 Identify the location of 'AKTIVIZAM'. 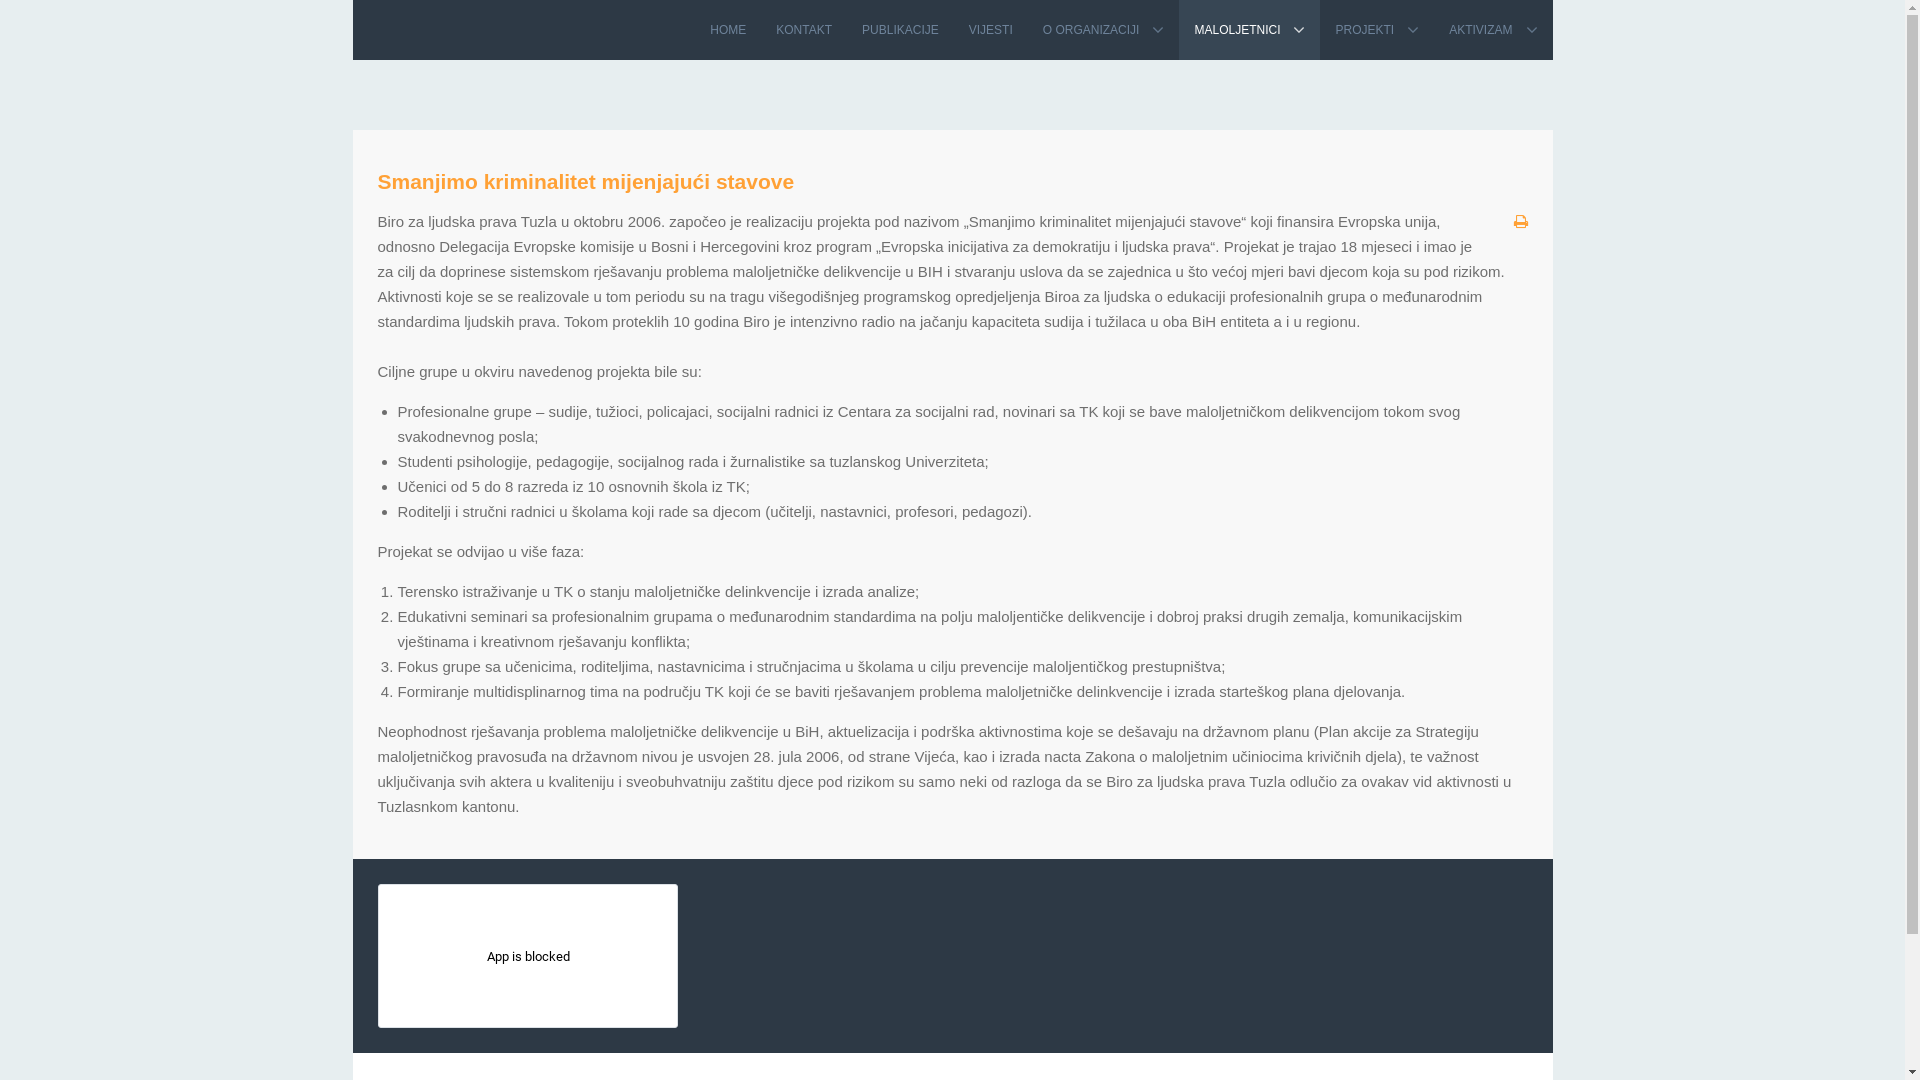
(1492, 30).